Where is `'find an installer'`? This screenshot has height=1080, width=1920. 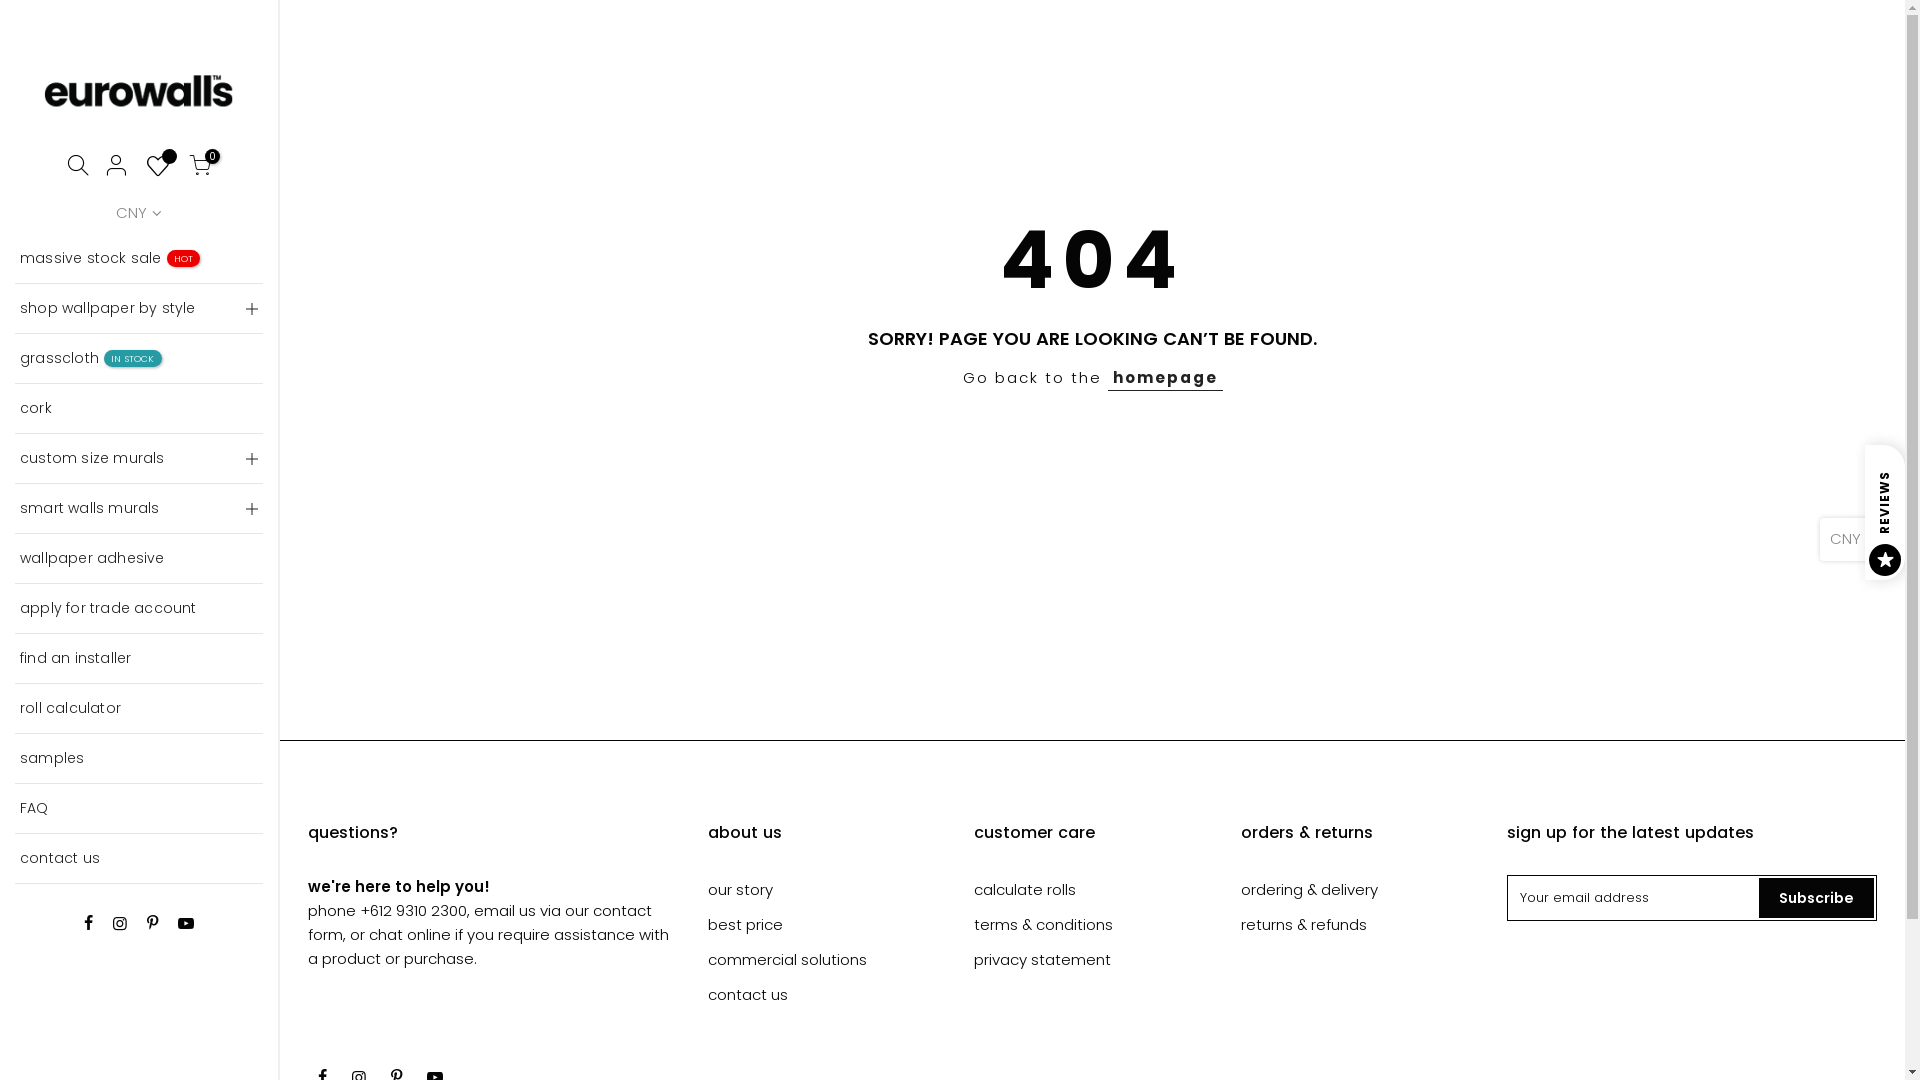
'find an installer' is located at coordinates (138, 659).